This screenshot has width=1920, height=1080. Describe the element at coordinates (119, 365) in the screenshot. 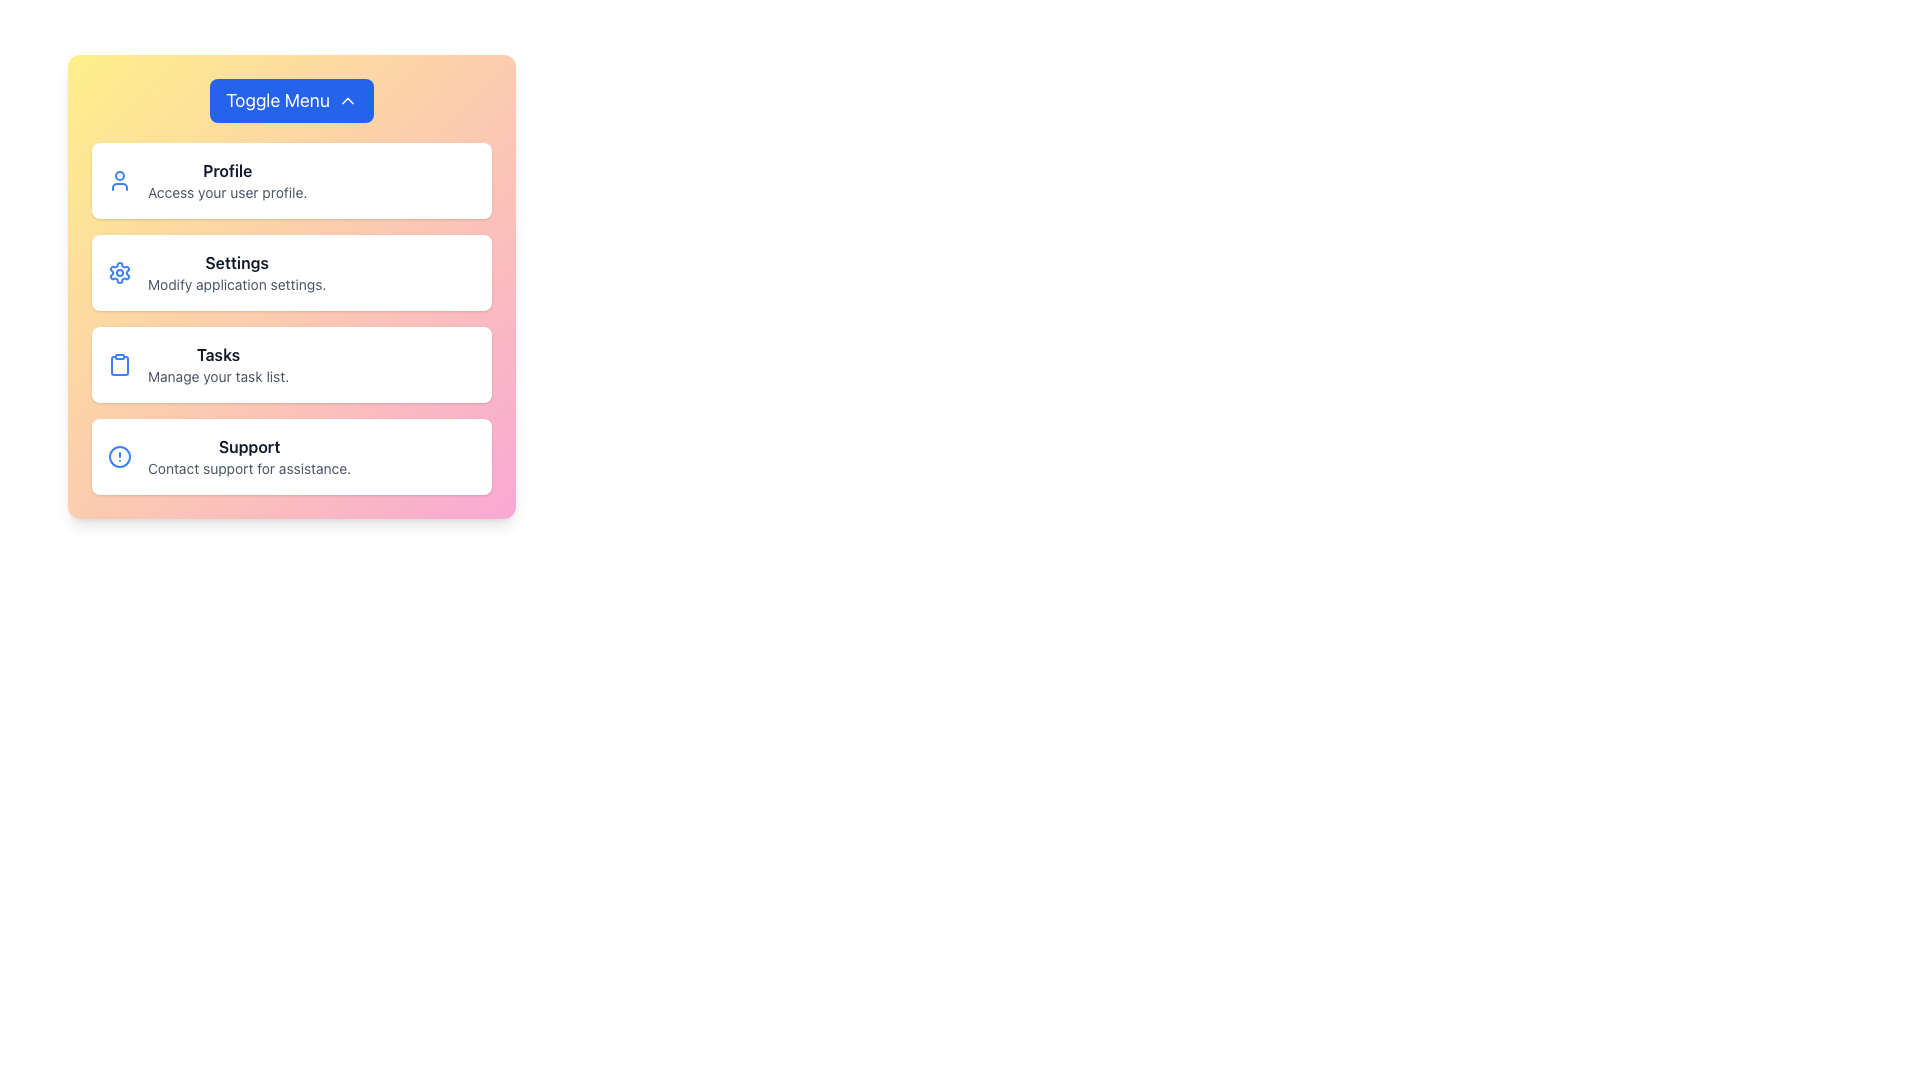

I see `the blue outlined clipboard SVG icon located to the left of the 'Tasks' text in the third menu item of the vertical menu` at that location.